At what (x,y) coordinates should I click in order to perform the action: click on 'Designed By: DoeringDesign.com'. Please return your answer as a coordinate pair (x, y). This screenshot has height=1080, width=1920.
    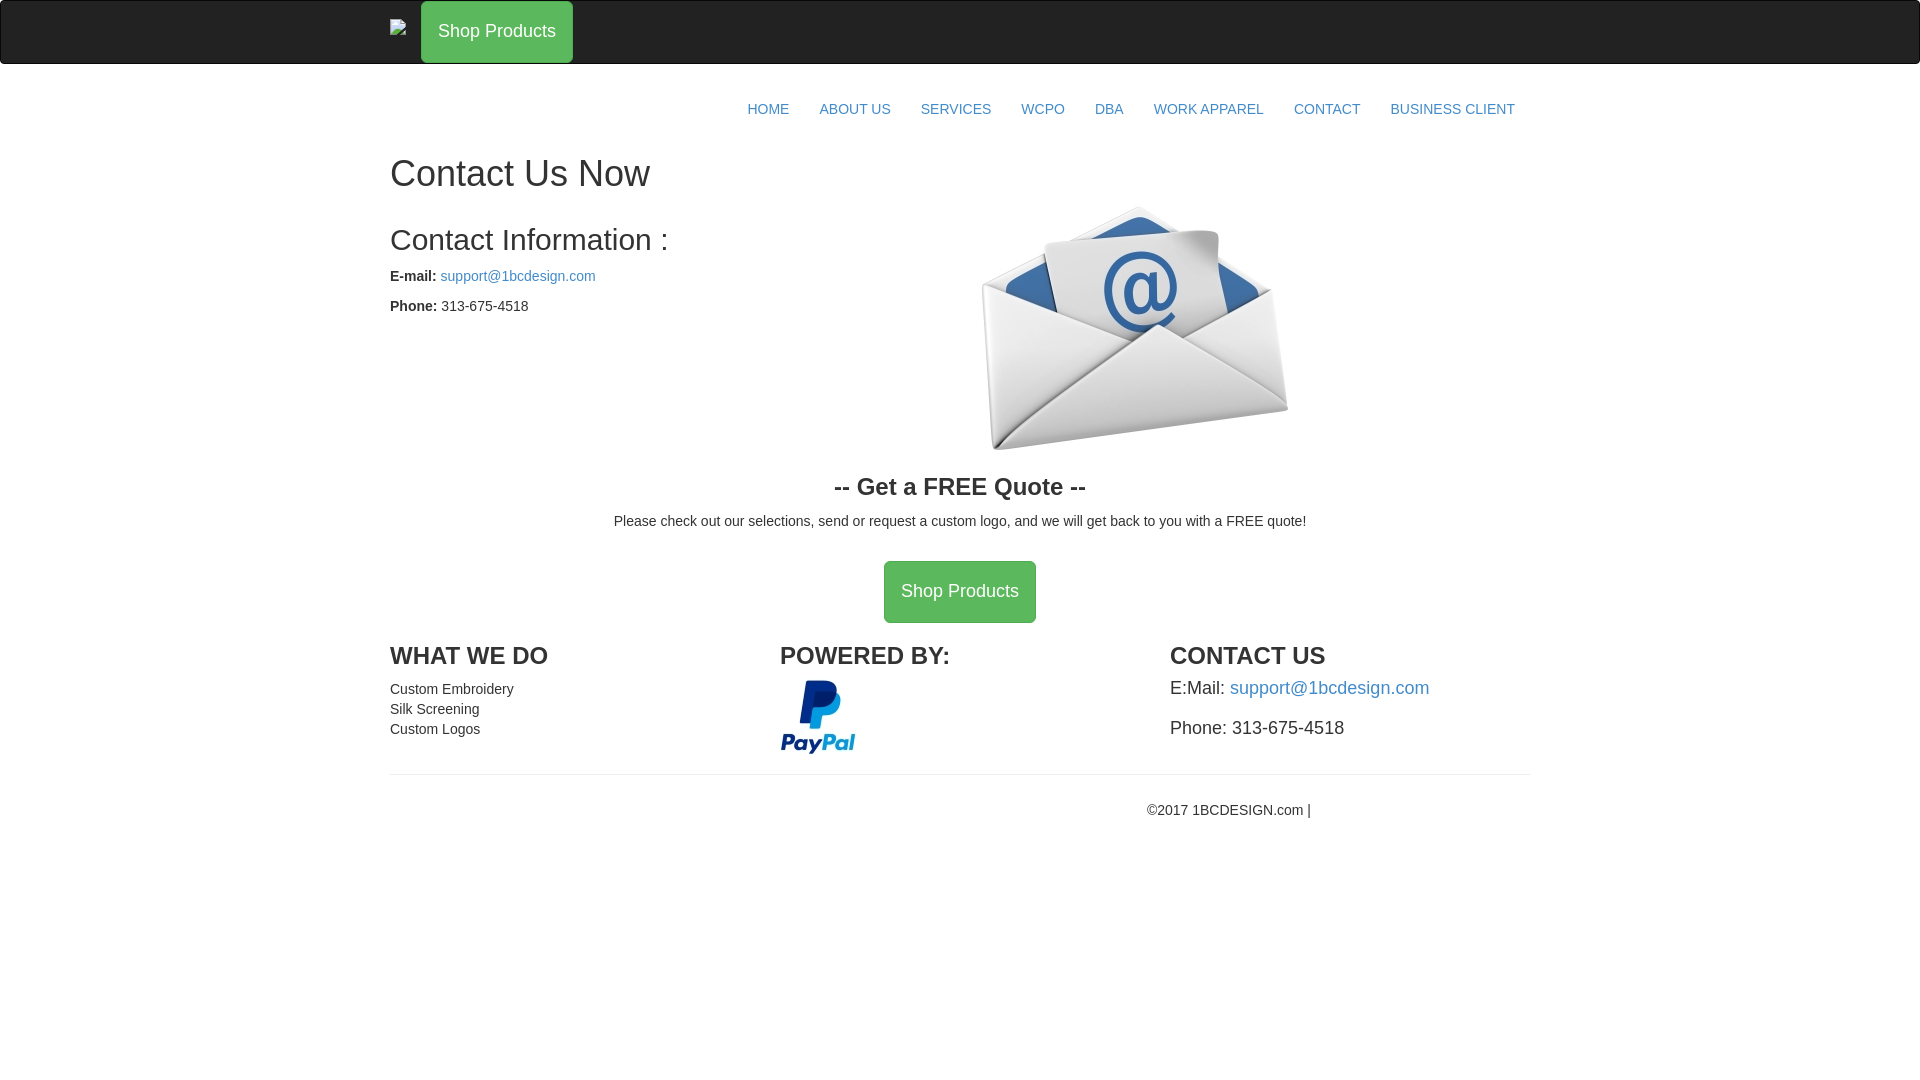
    Looking at the image, I should click on (1419, 810).